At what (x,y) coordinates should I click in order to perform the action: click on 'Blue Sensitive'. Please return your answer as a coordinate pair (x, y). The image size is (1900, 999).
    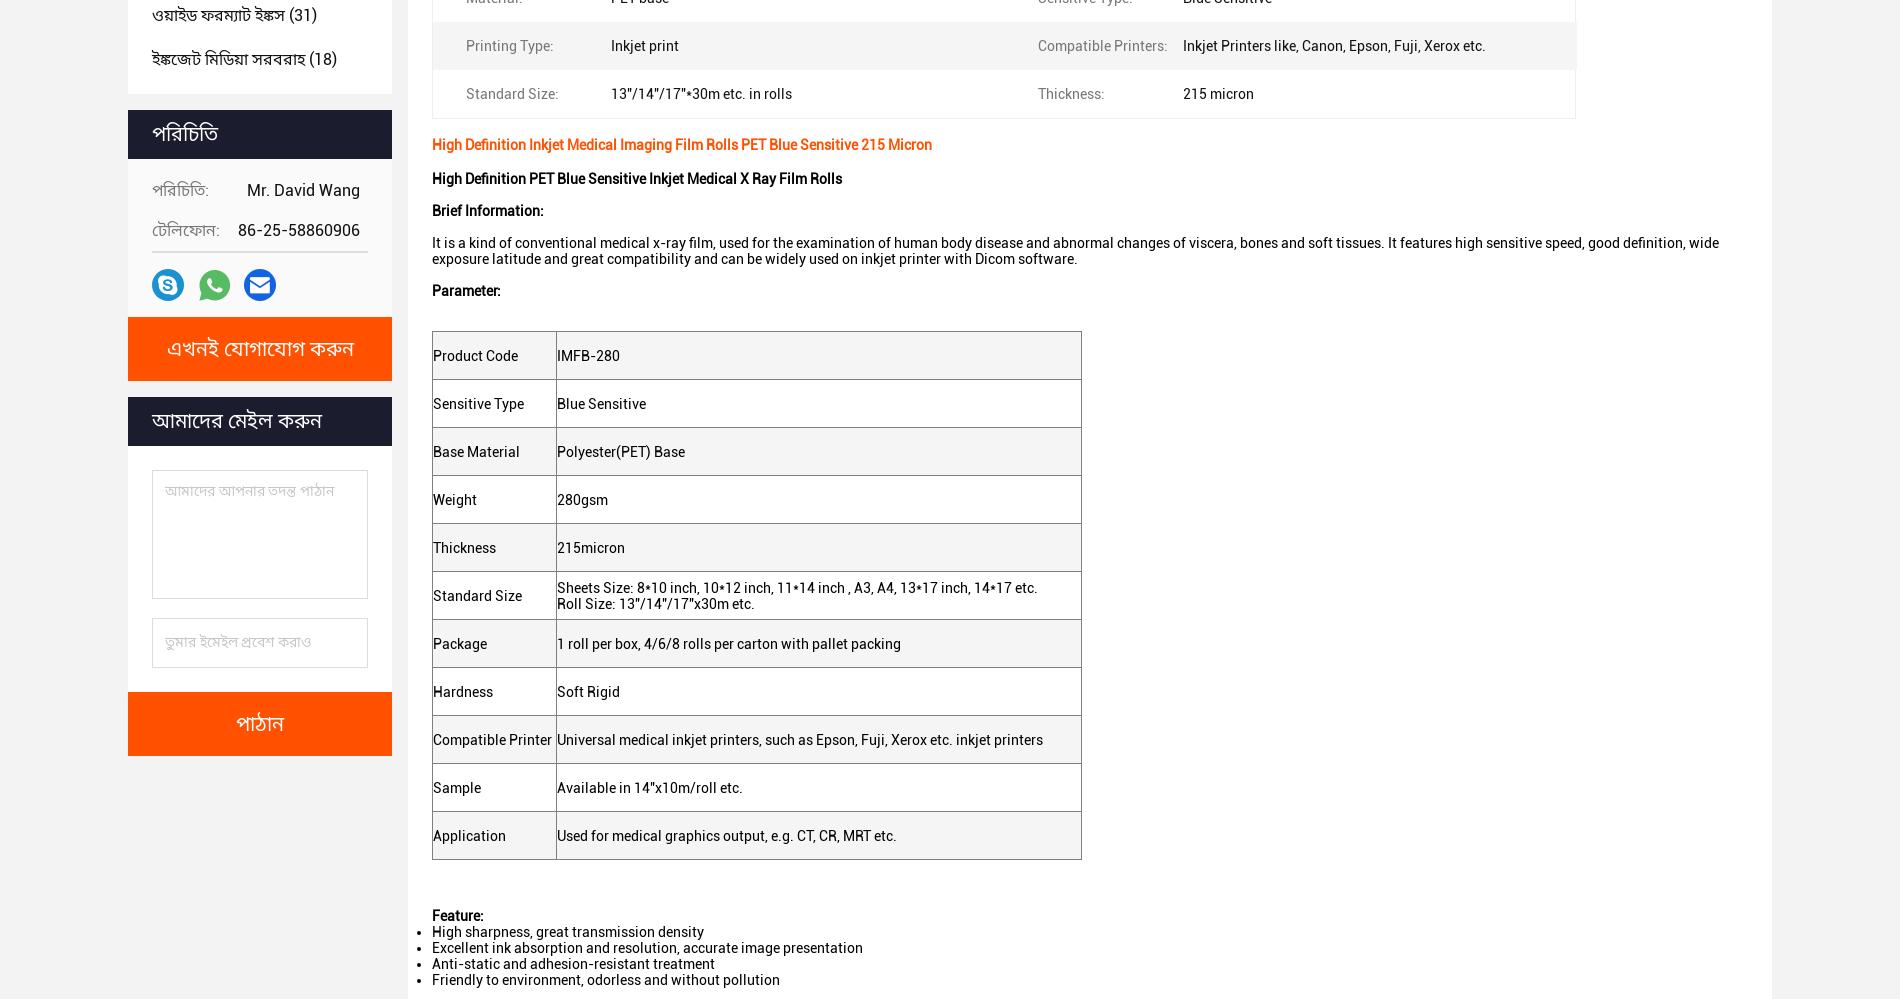
    Looking at the image, I should click on (600, 401).